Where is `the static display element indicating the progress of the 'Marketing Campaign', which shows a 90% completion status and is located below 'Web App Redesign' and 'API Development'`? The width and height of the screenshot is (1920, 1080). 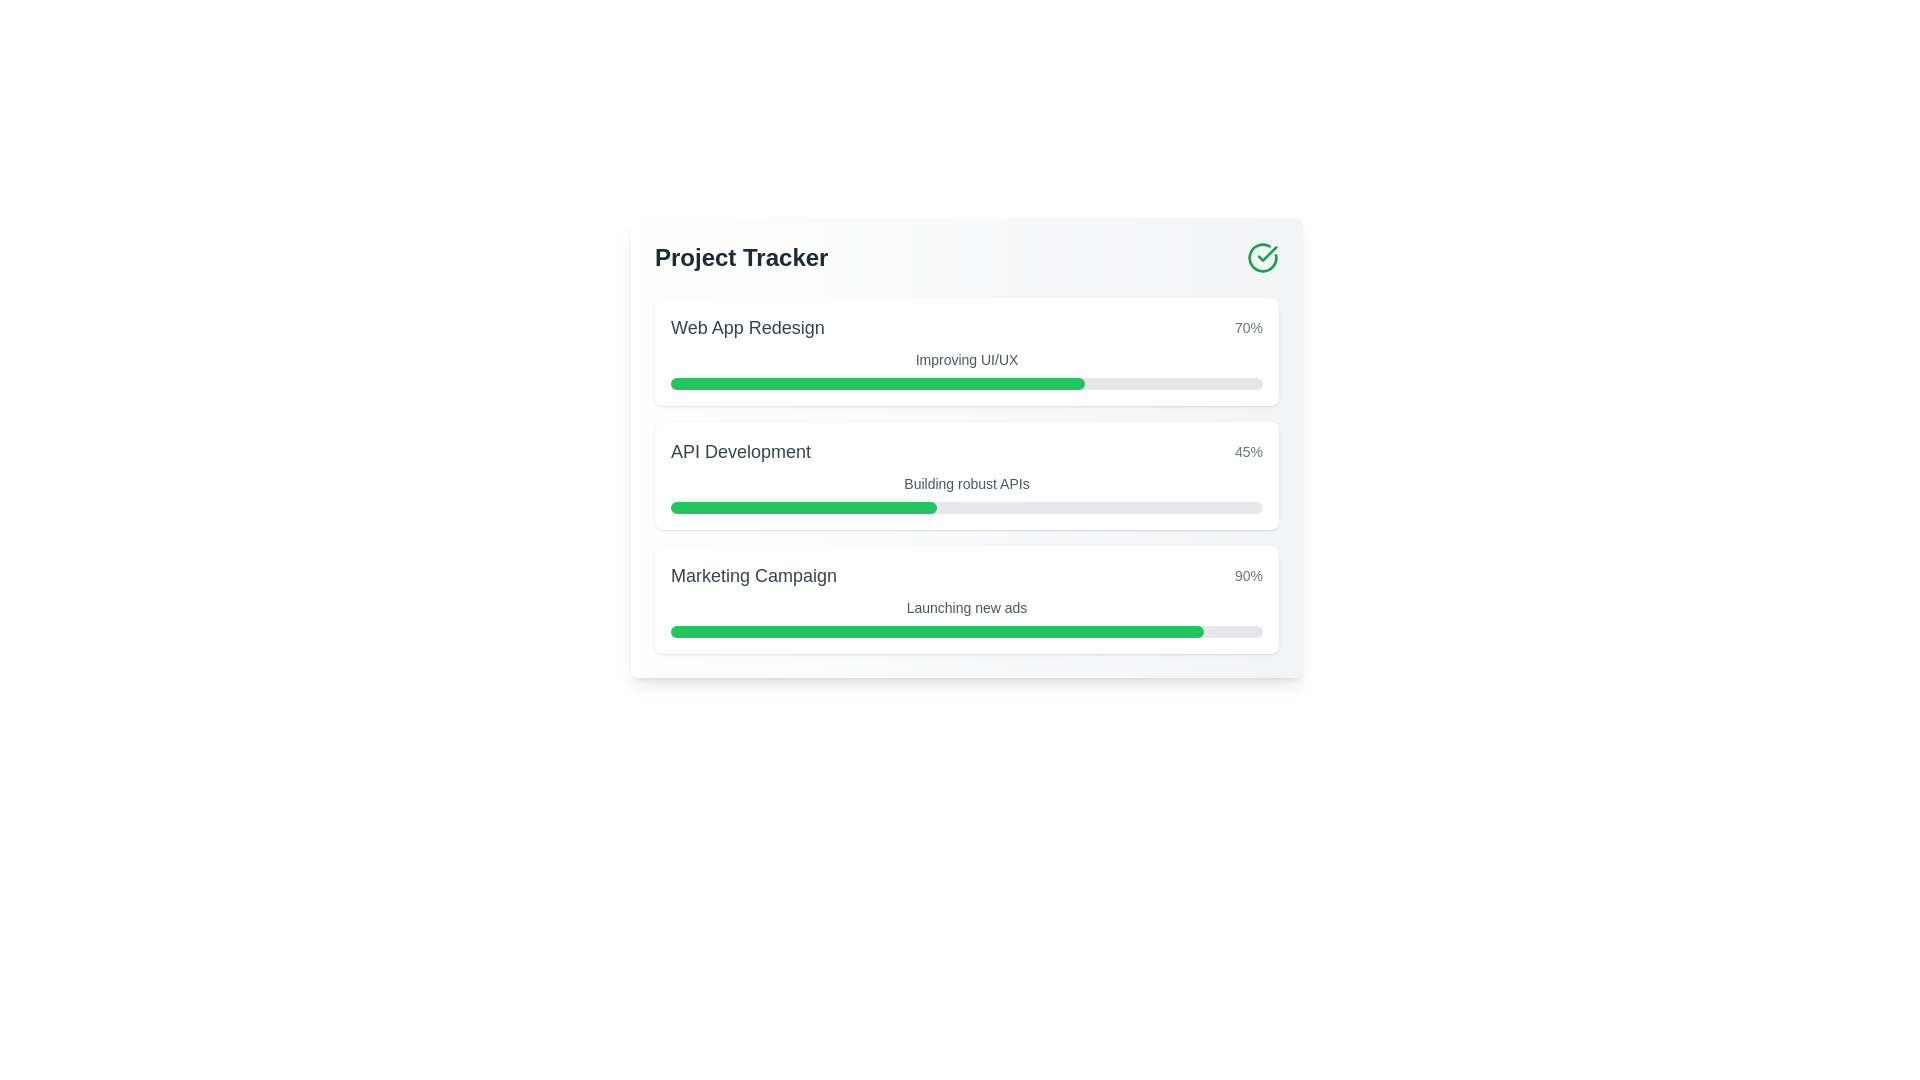
the static display element indicating the progress of the 'Marketing Campaign', which shows a 90% completion status and is located below 'Web App Redesign' and 'API Development' is located at coordinates (966, 575).